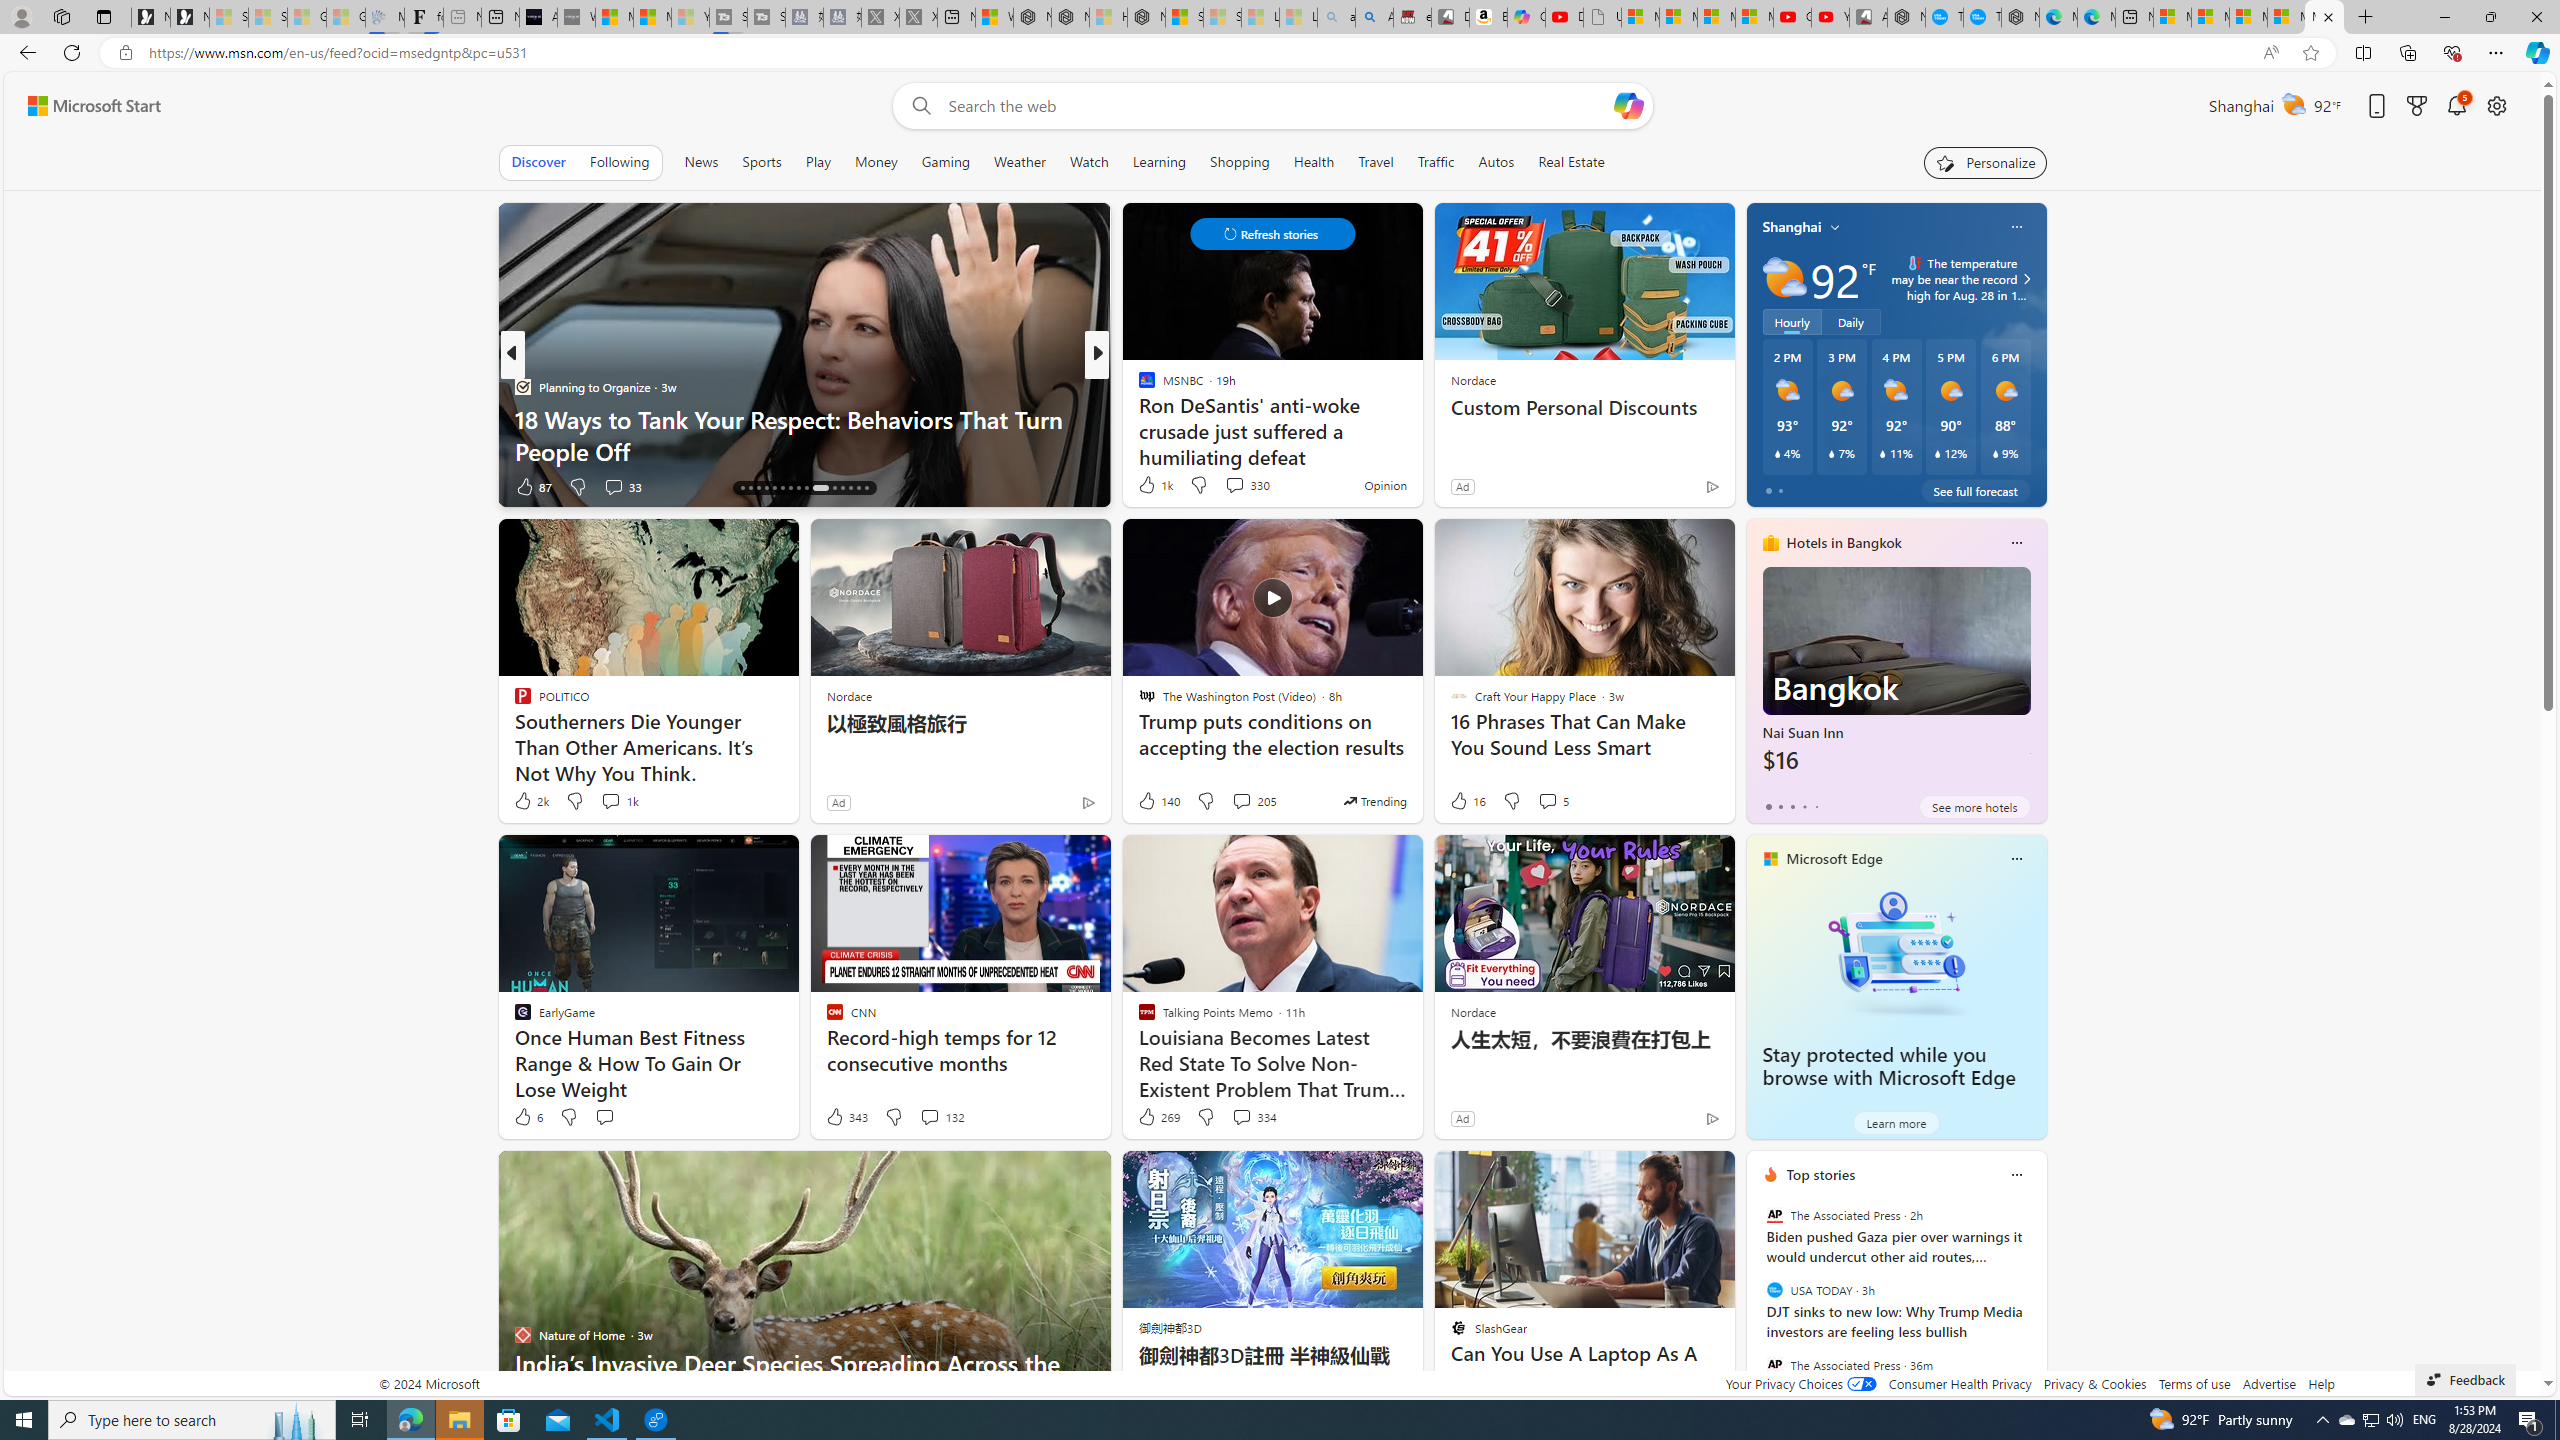 The height and width of the screenshot is (1440, 2560). What do you see at coordinates (1435, 161) in the screenshot?
I see `'Traffic'` at bounding box center [1435, 161].